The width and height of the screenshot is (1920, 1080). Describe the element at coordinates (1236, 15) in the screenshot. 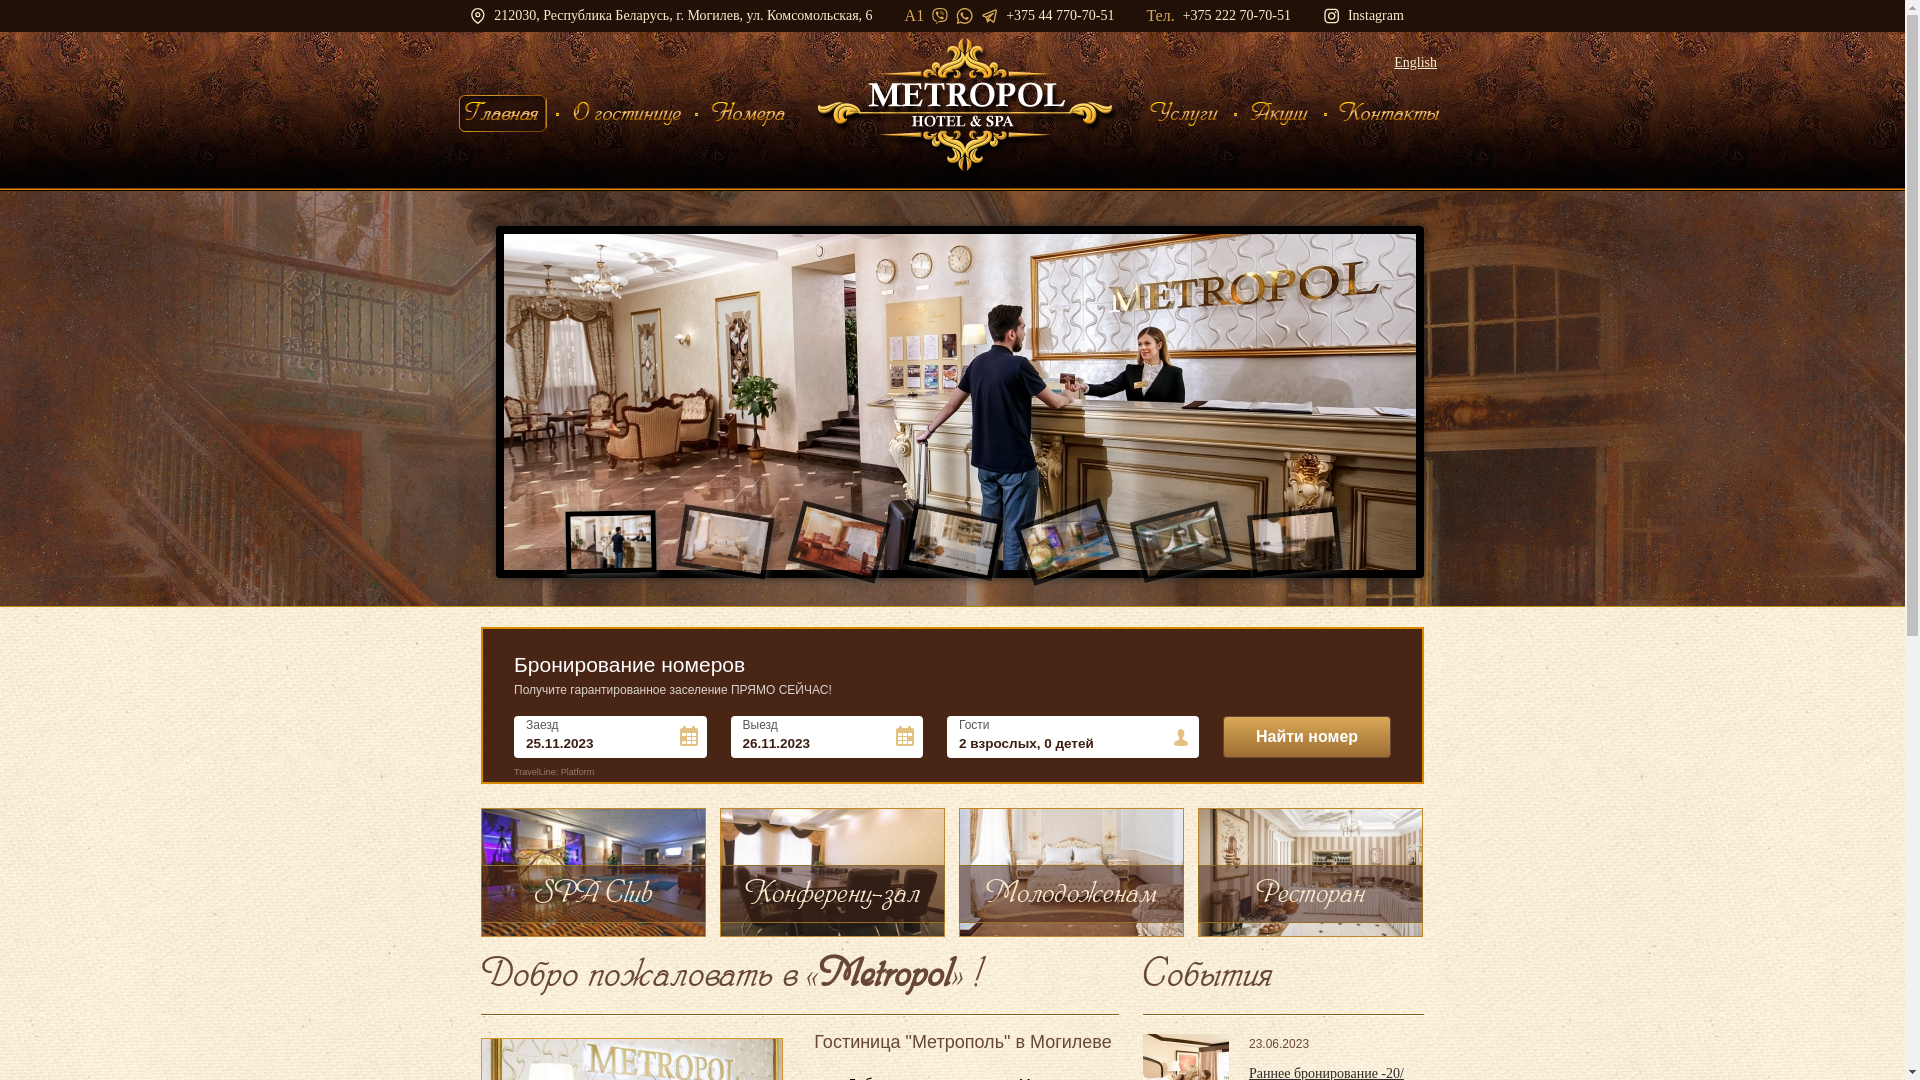

I see `'+375 222 70-70-51'` at that location.